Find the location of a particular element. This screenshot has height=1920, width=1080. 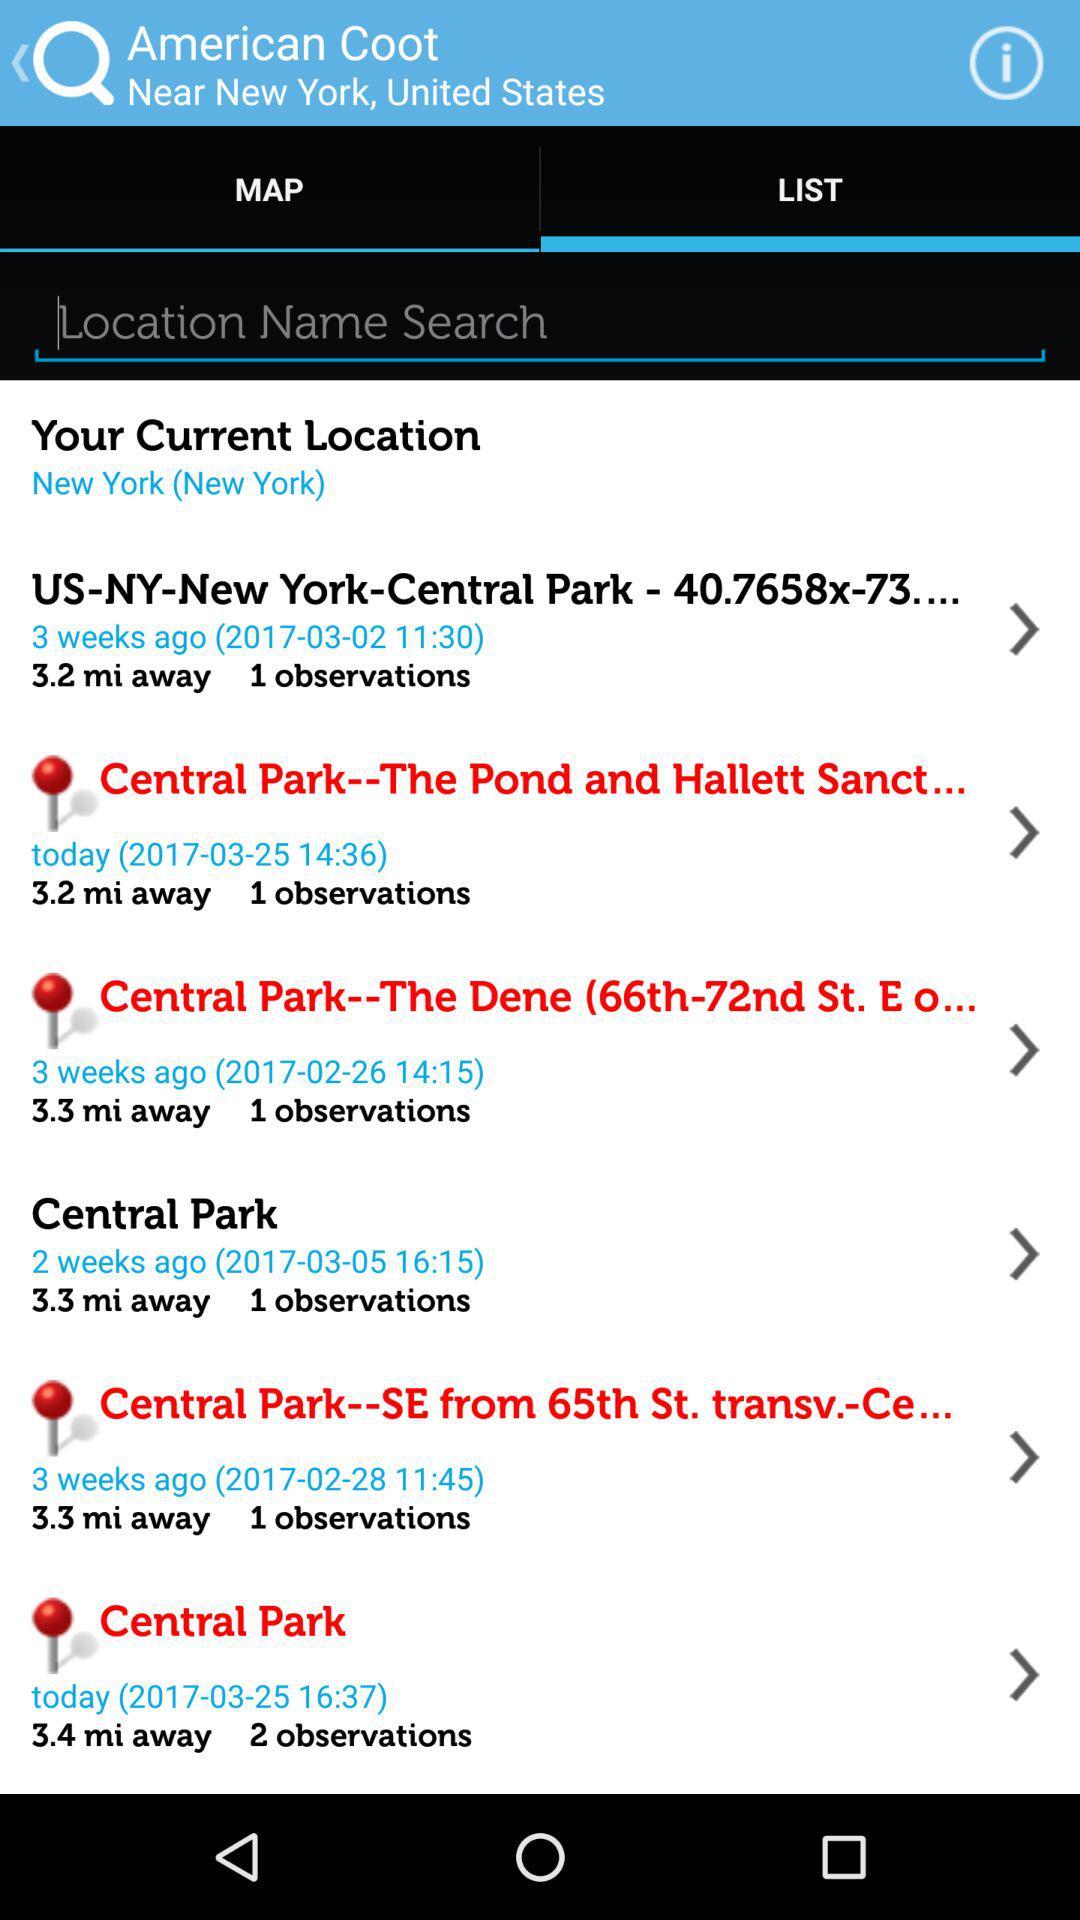

next is located at coordinates (1024, 832).